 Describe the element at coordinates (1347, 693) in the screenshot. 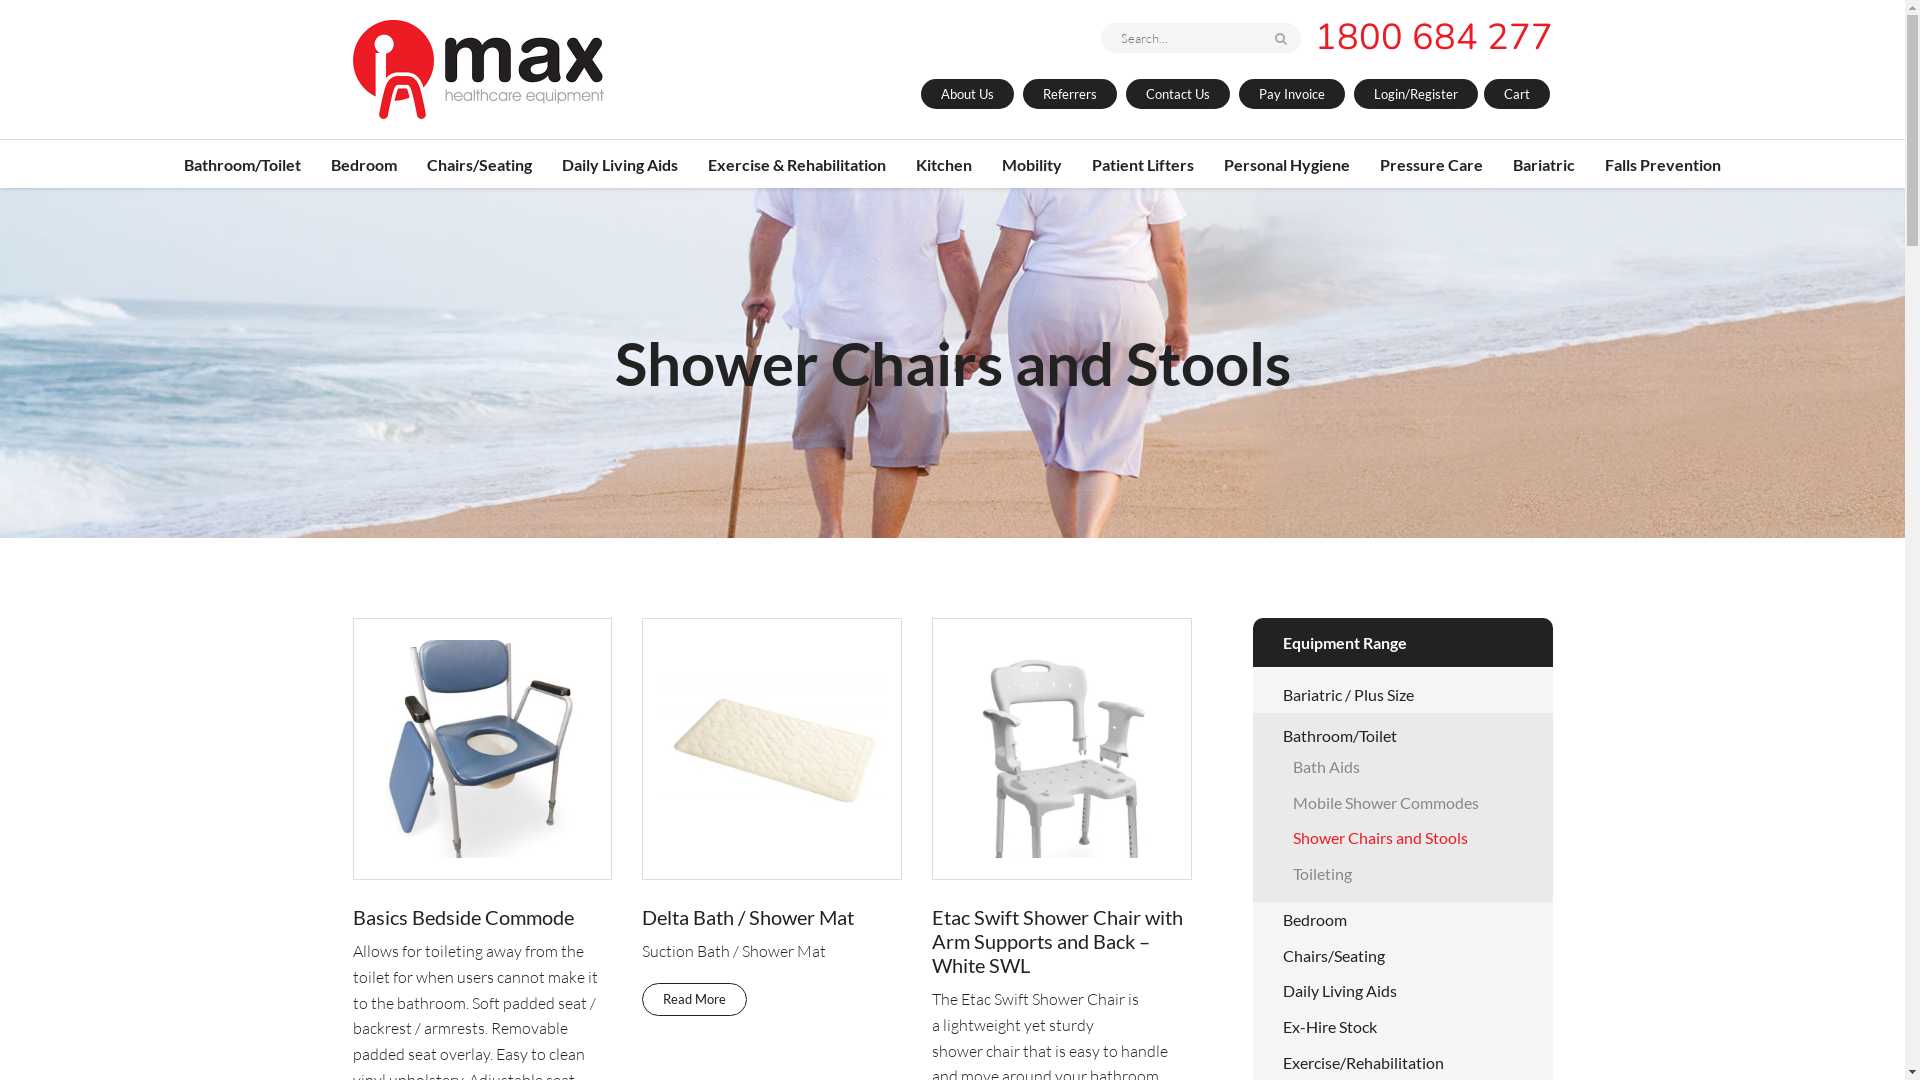

I see `'Bariatric / Plus Size'` at that location.